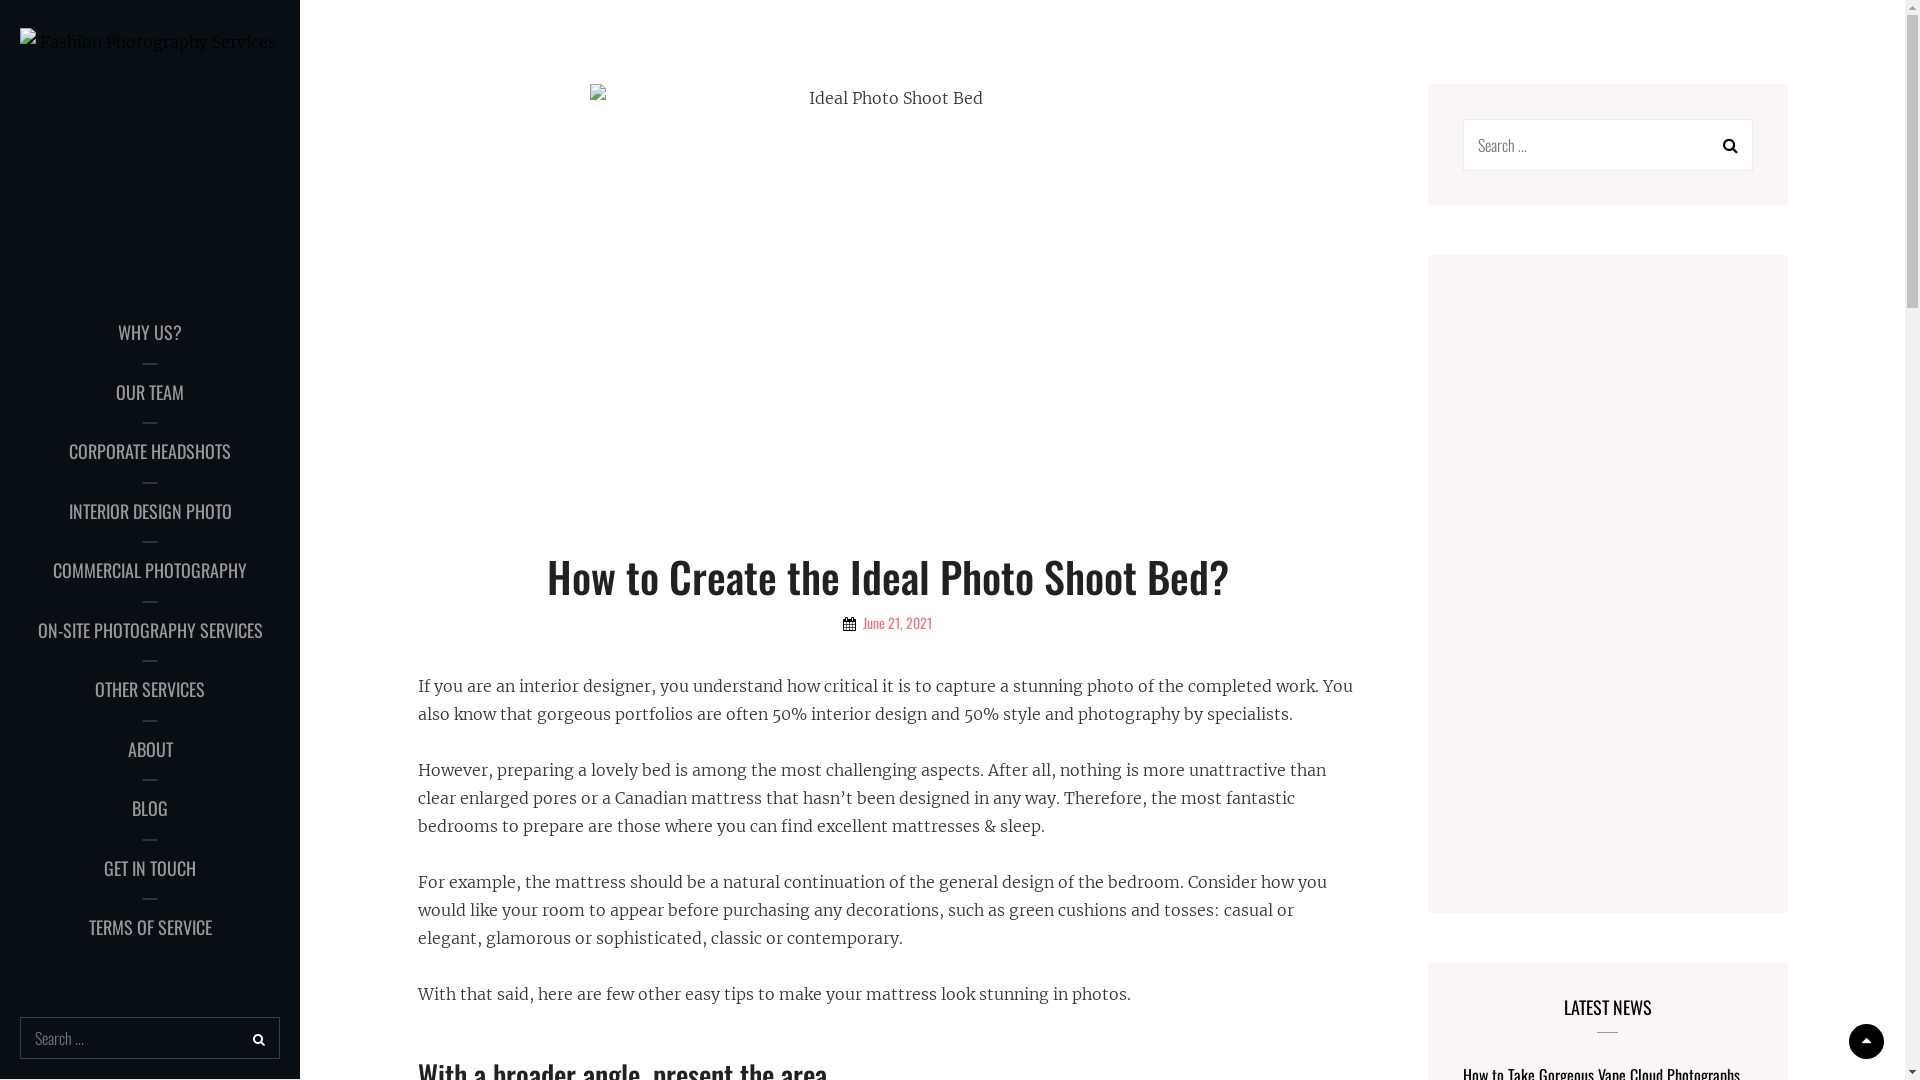 The height and width of the screenshot is (1080, 1920). Describe the element at coordinates (1865, 1040) in the screenshot. I see `'Scroll Up'` at that location.